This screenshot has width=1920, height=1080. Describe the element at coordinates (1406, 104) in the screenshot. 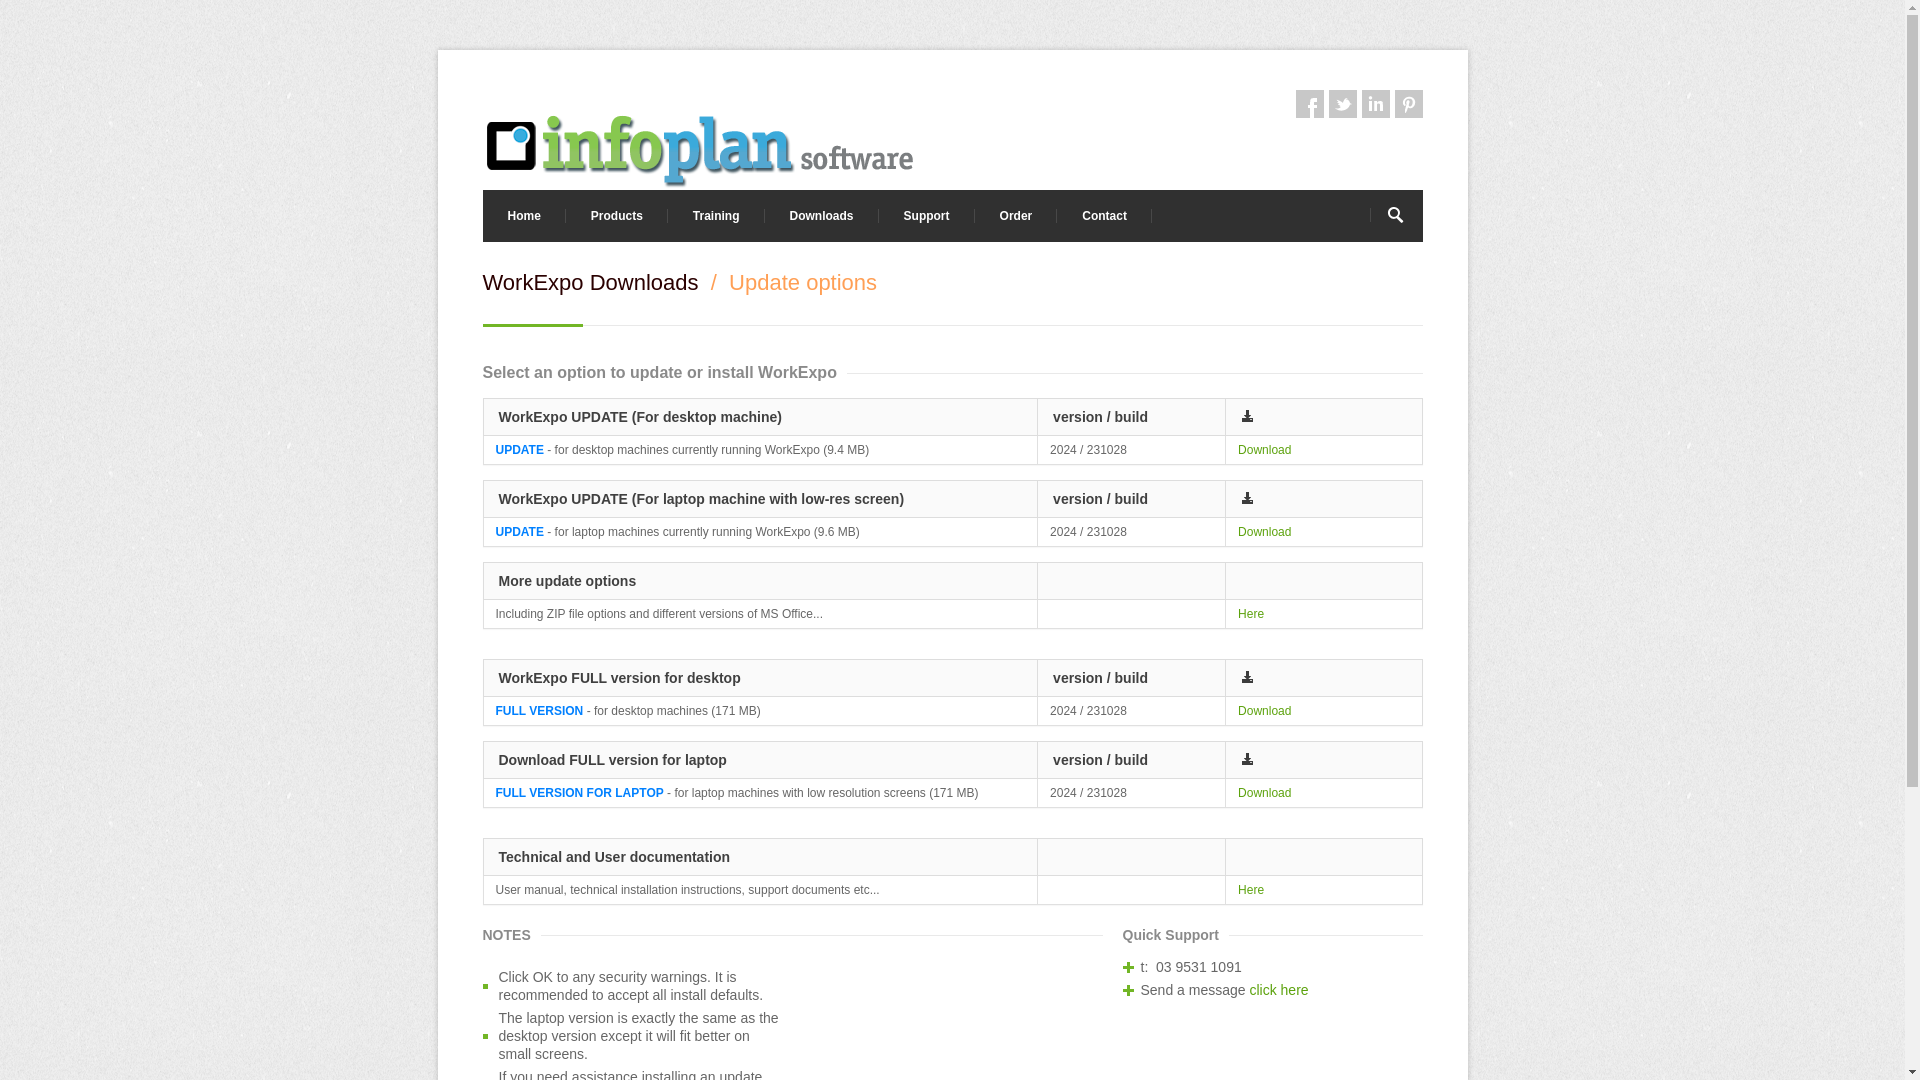

I see `'Pintrest'` at that location.